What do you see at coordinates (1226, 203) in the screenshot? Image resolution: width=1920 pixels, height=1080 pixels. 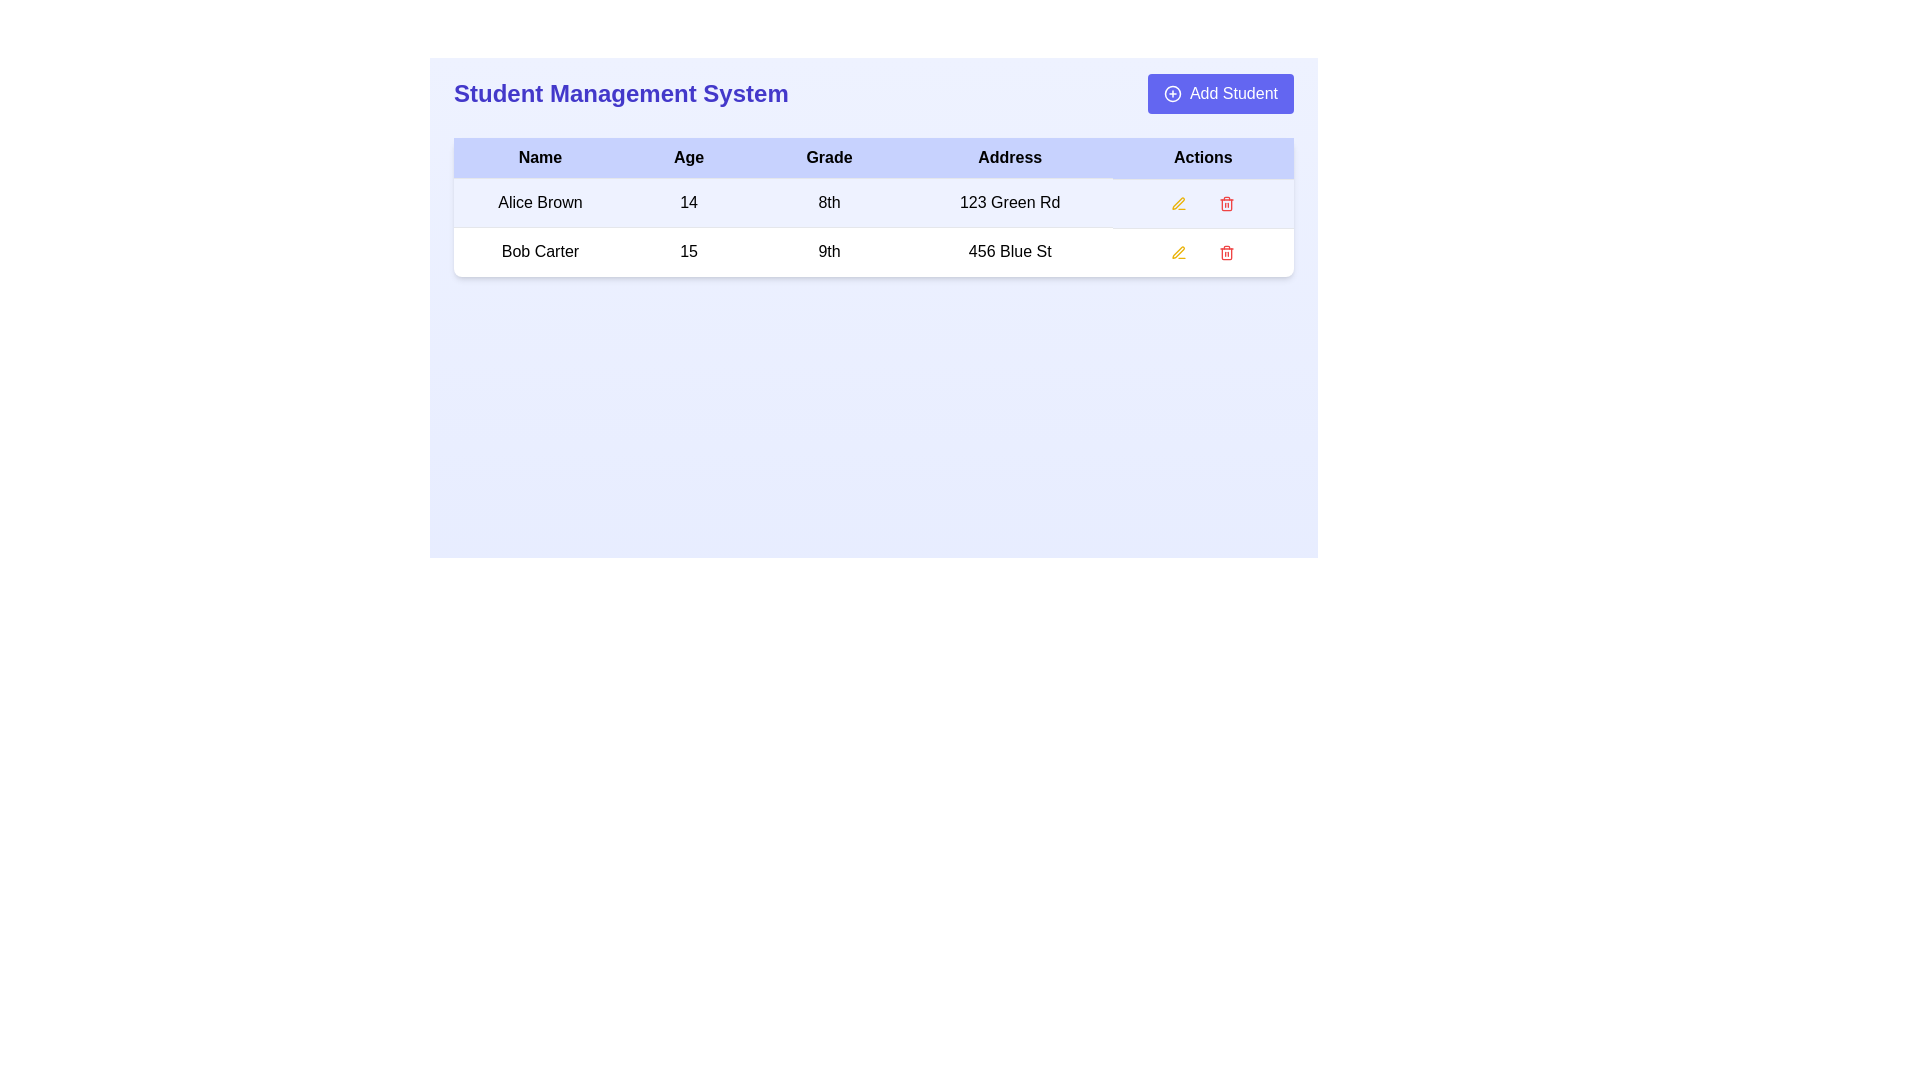 I see `the delete icon button located in the far-right section of the second row in the 'Actions' column of the table` at bounding box center [1226, 203].